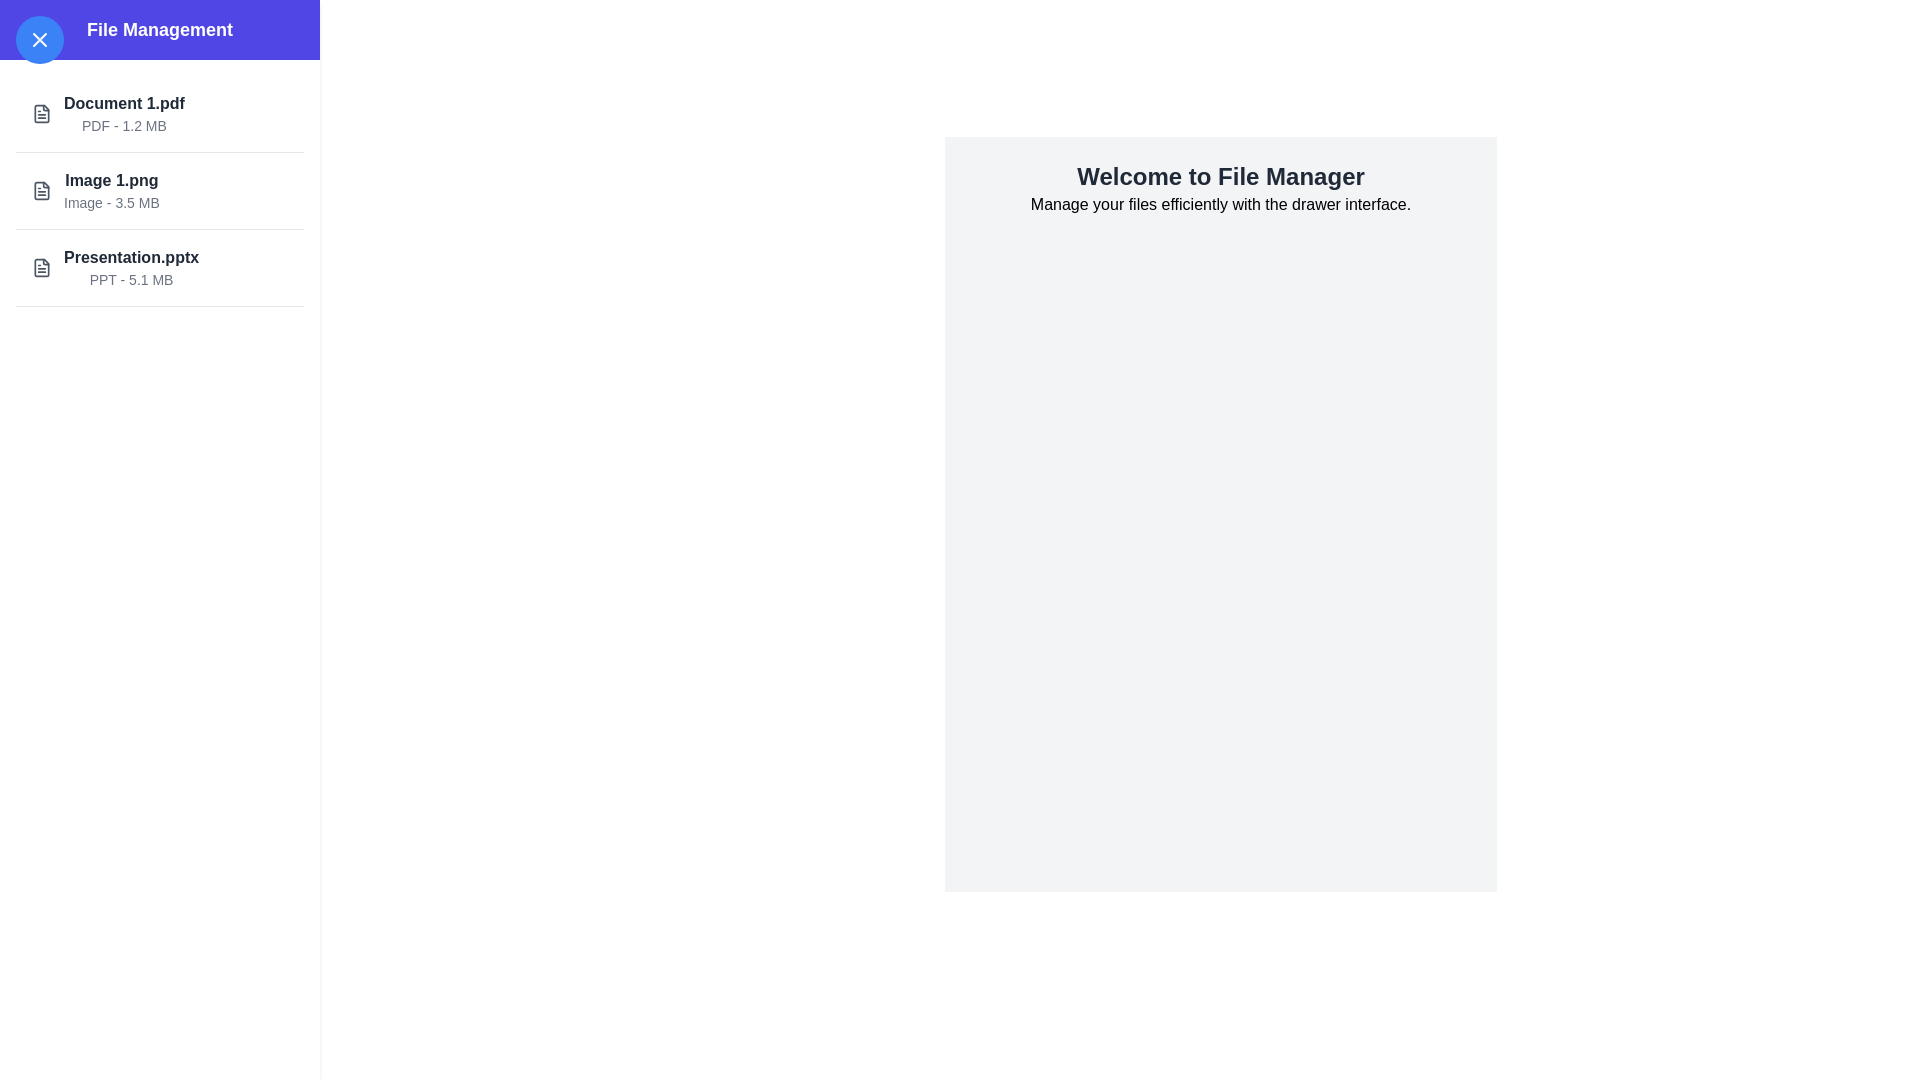  Describe the element at coordinates (158, 30) in the screenshot. I see `the header text 'File Management' in the drawer` at that location.